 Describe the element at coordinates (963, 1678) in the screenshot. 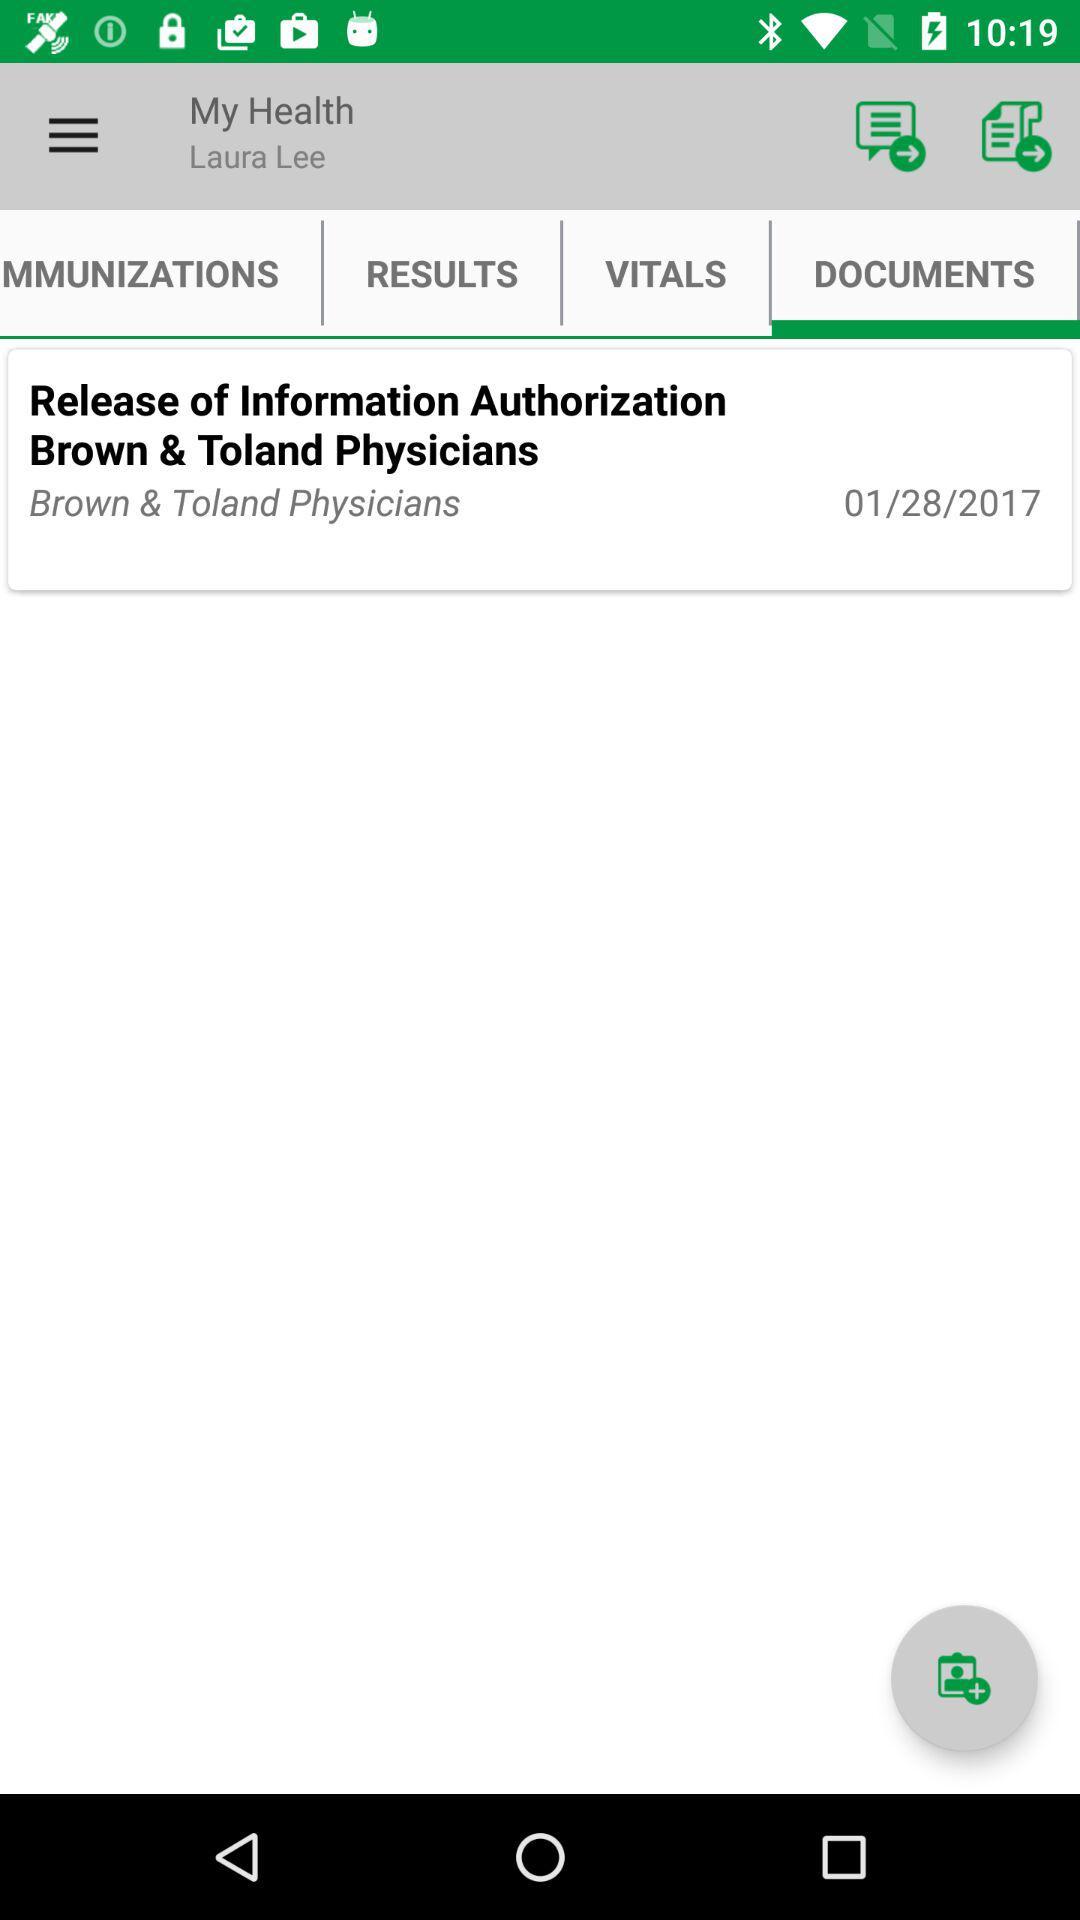

I see `icon below the 01/28/2017  item` at that location.